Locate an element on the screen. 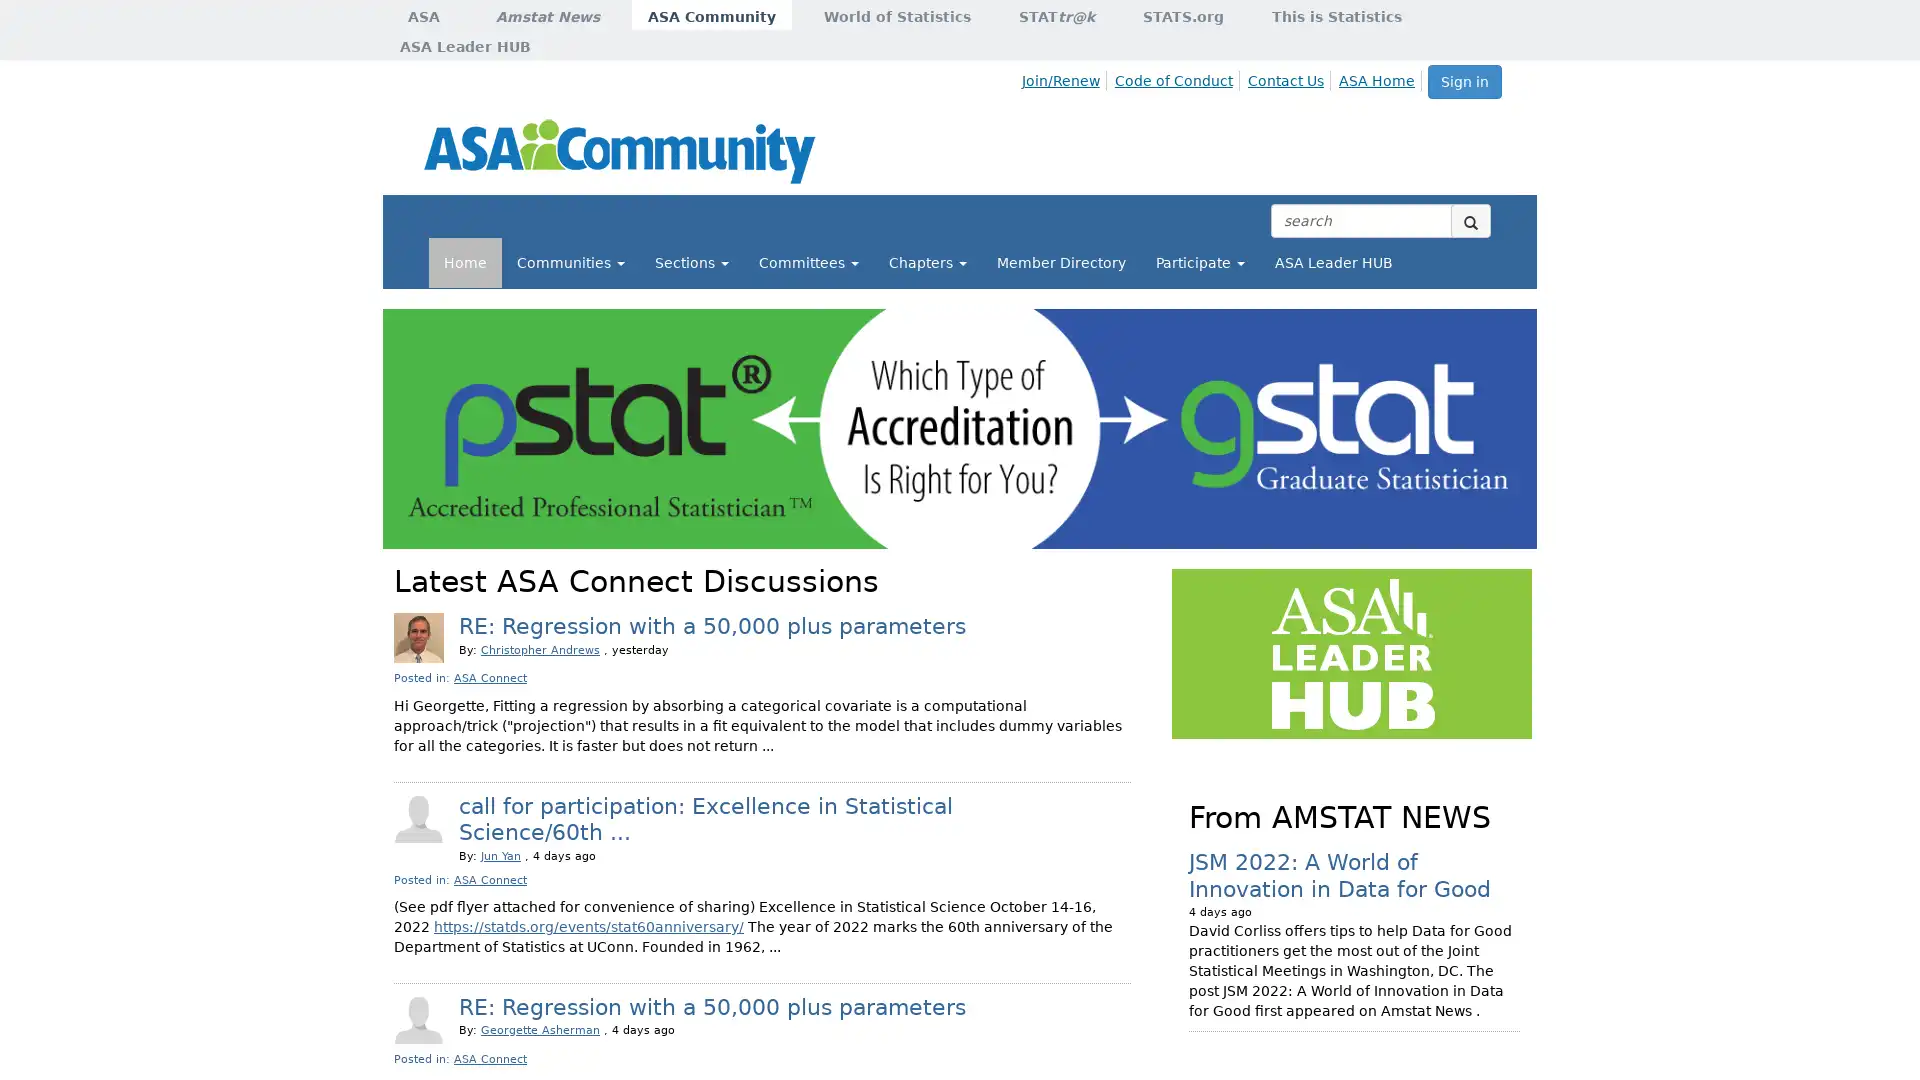 This screenshot has height=1080, width=1920. search is located at coordinates (1470, 220).